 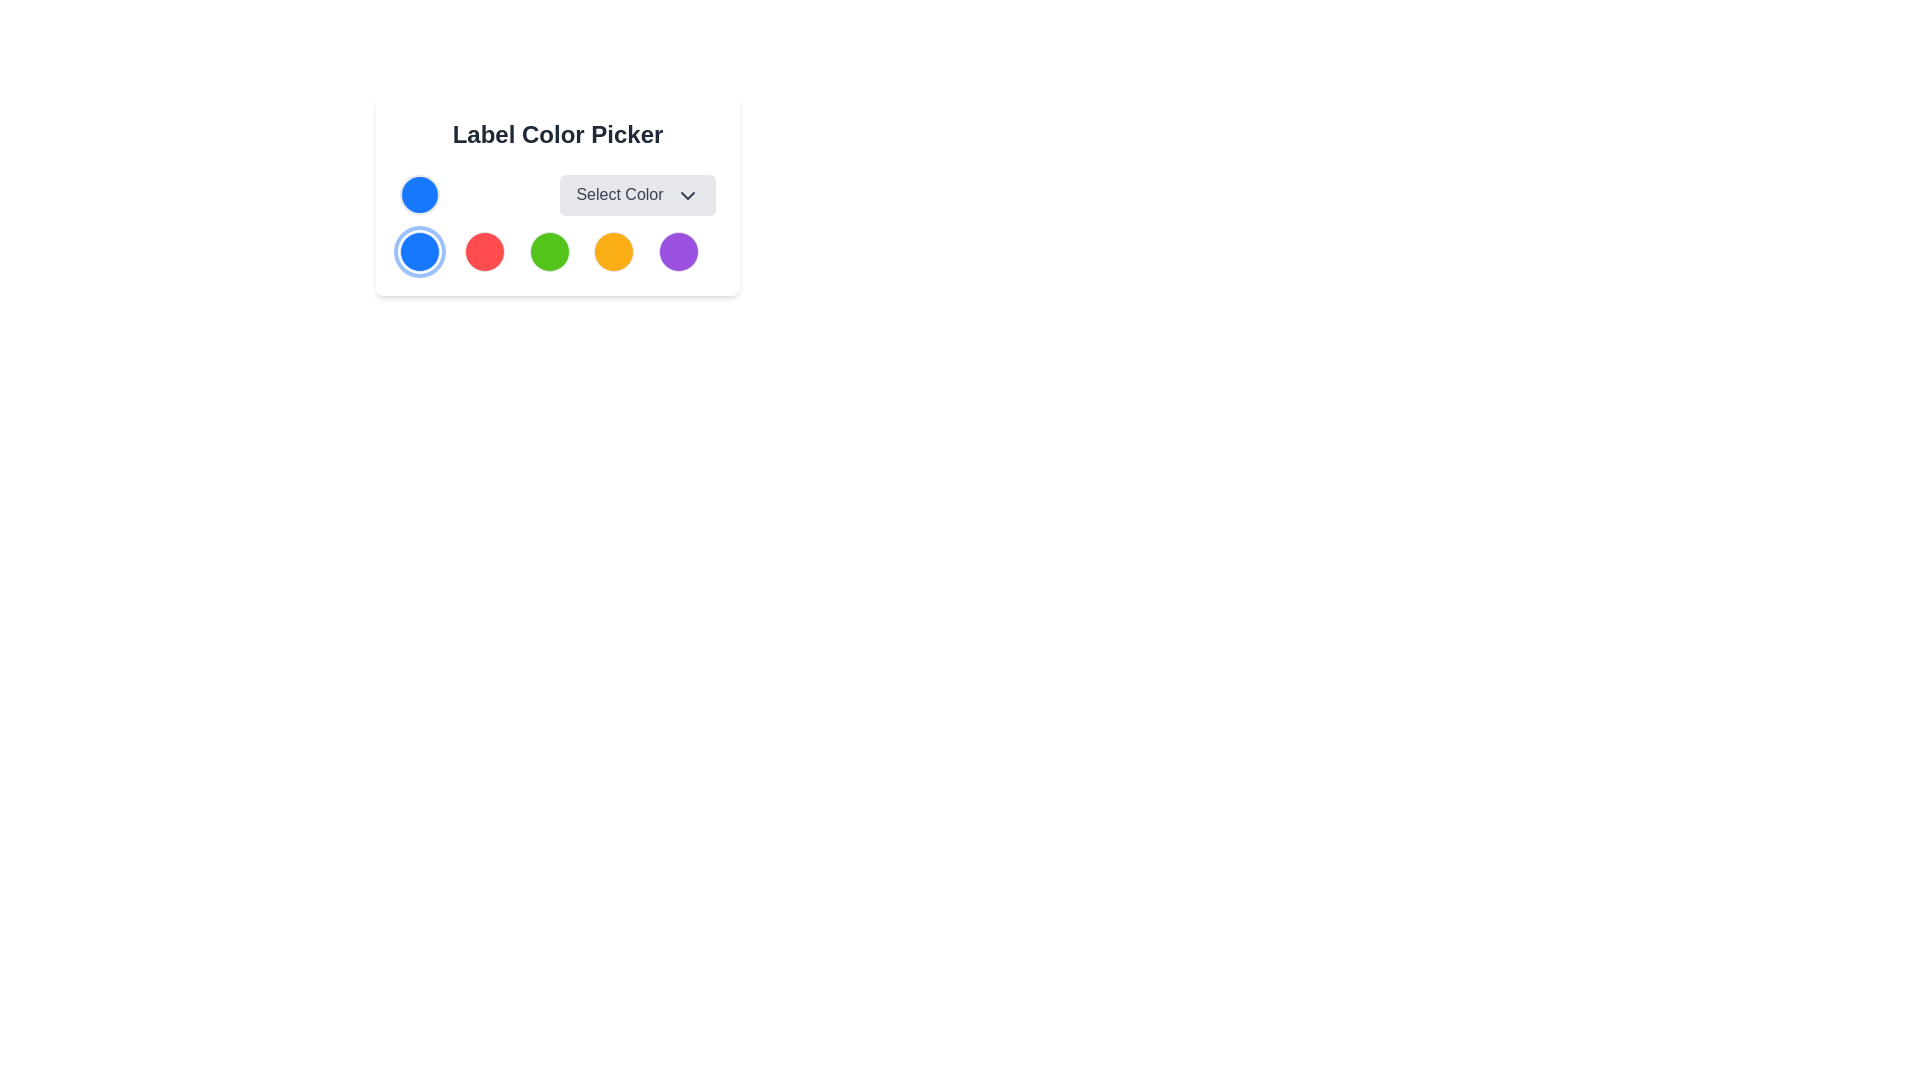 I want to click on the third circular button that allows users to select green as a color option, so click(x=549, y=250).